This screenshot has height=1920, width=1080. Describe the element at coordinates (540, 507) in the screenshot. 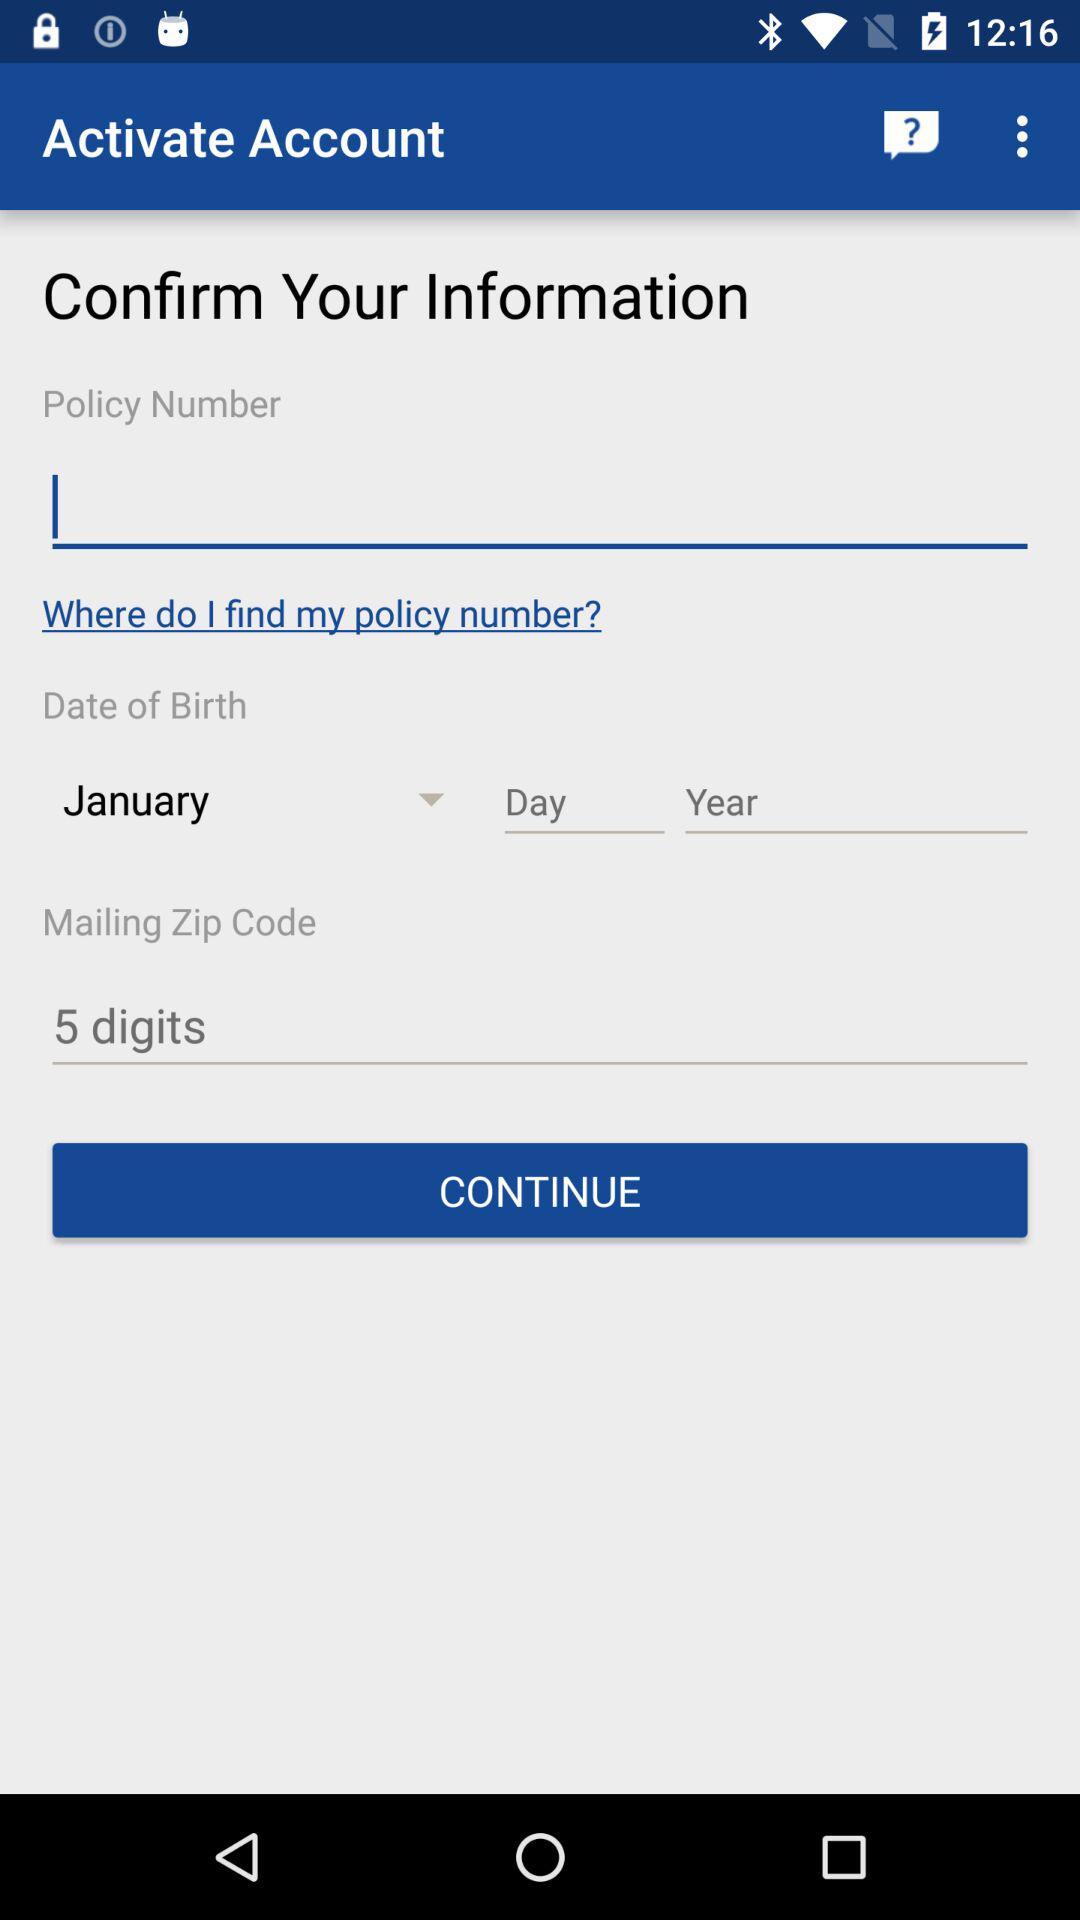

I see `policy number` at that location.